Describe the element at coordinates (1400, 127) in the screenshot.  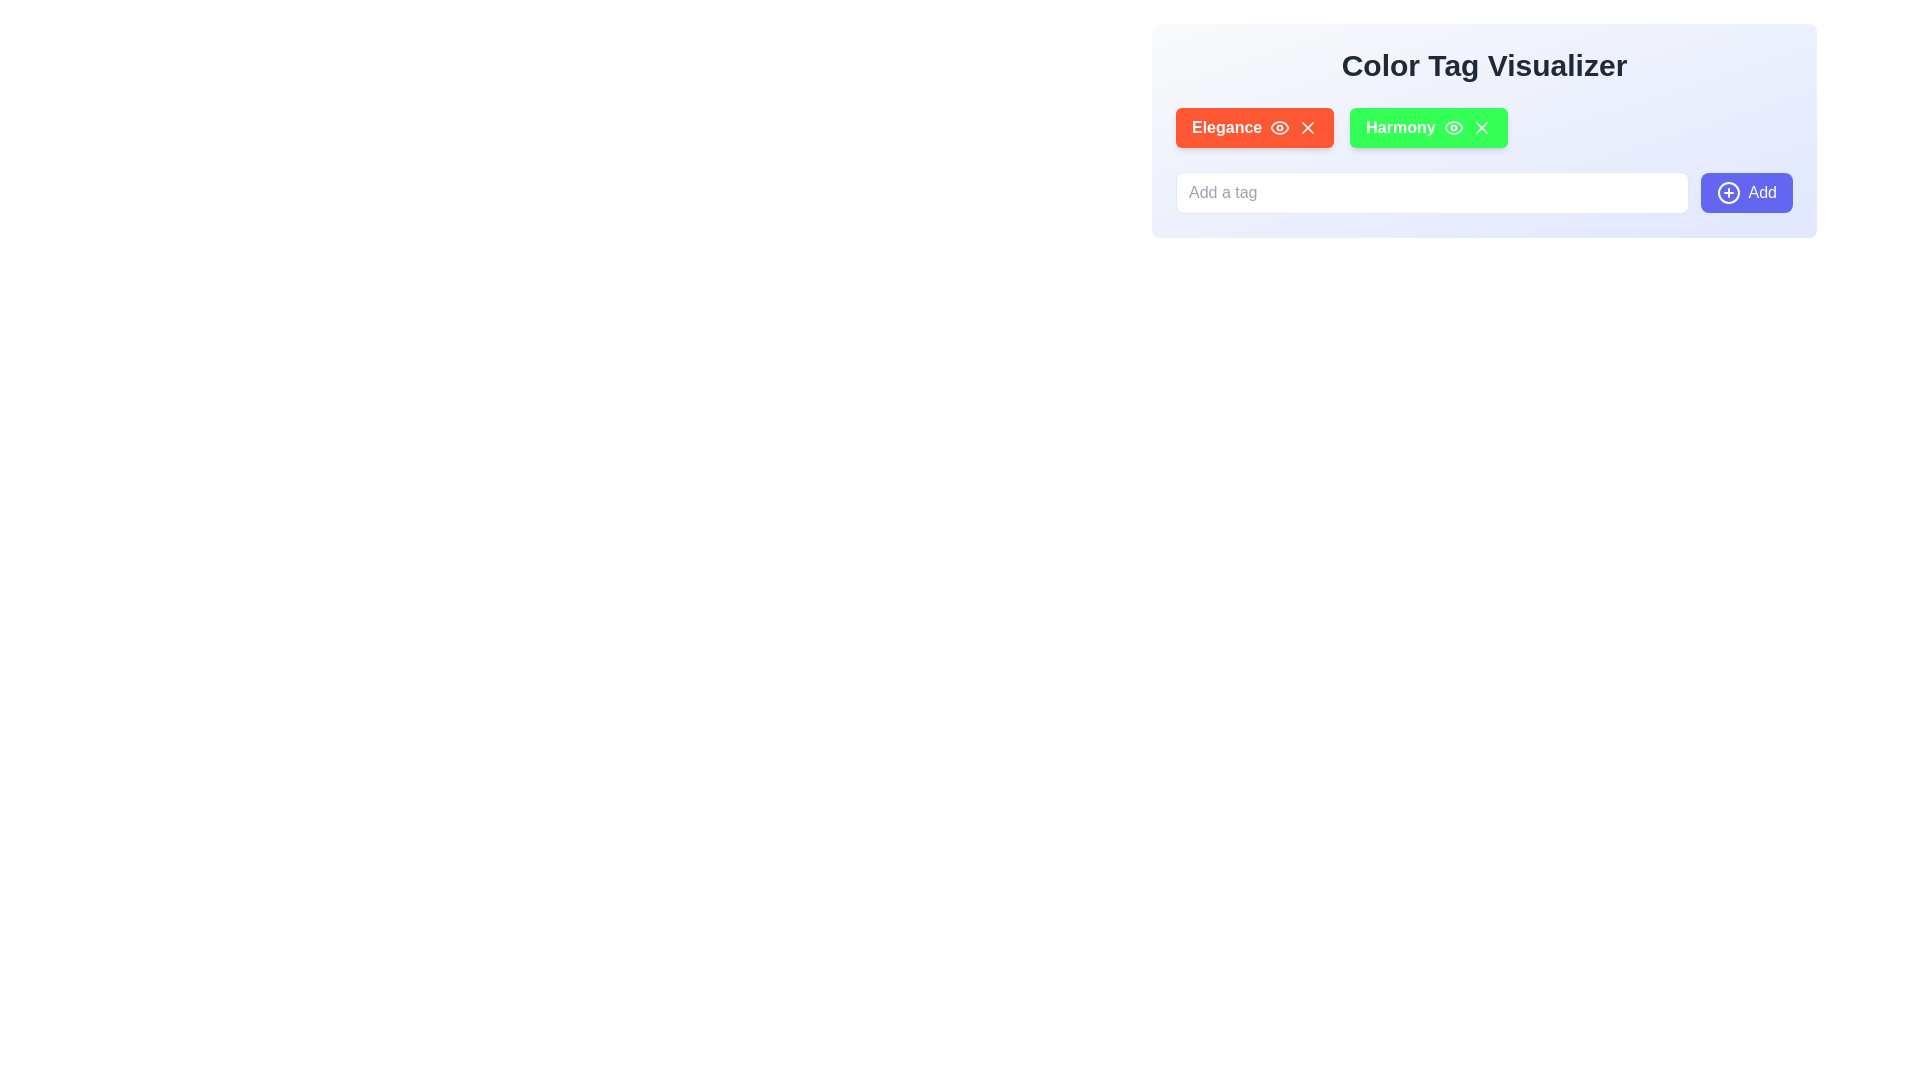
I see `the green tag labeled 'Harmony' which serves as a textual identifier in the Color Tag Visualizer interface` at that location.